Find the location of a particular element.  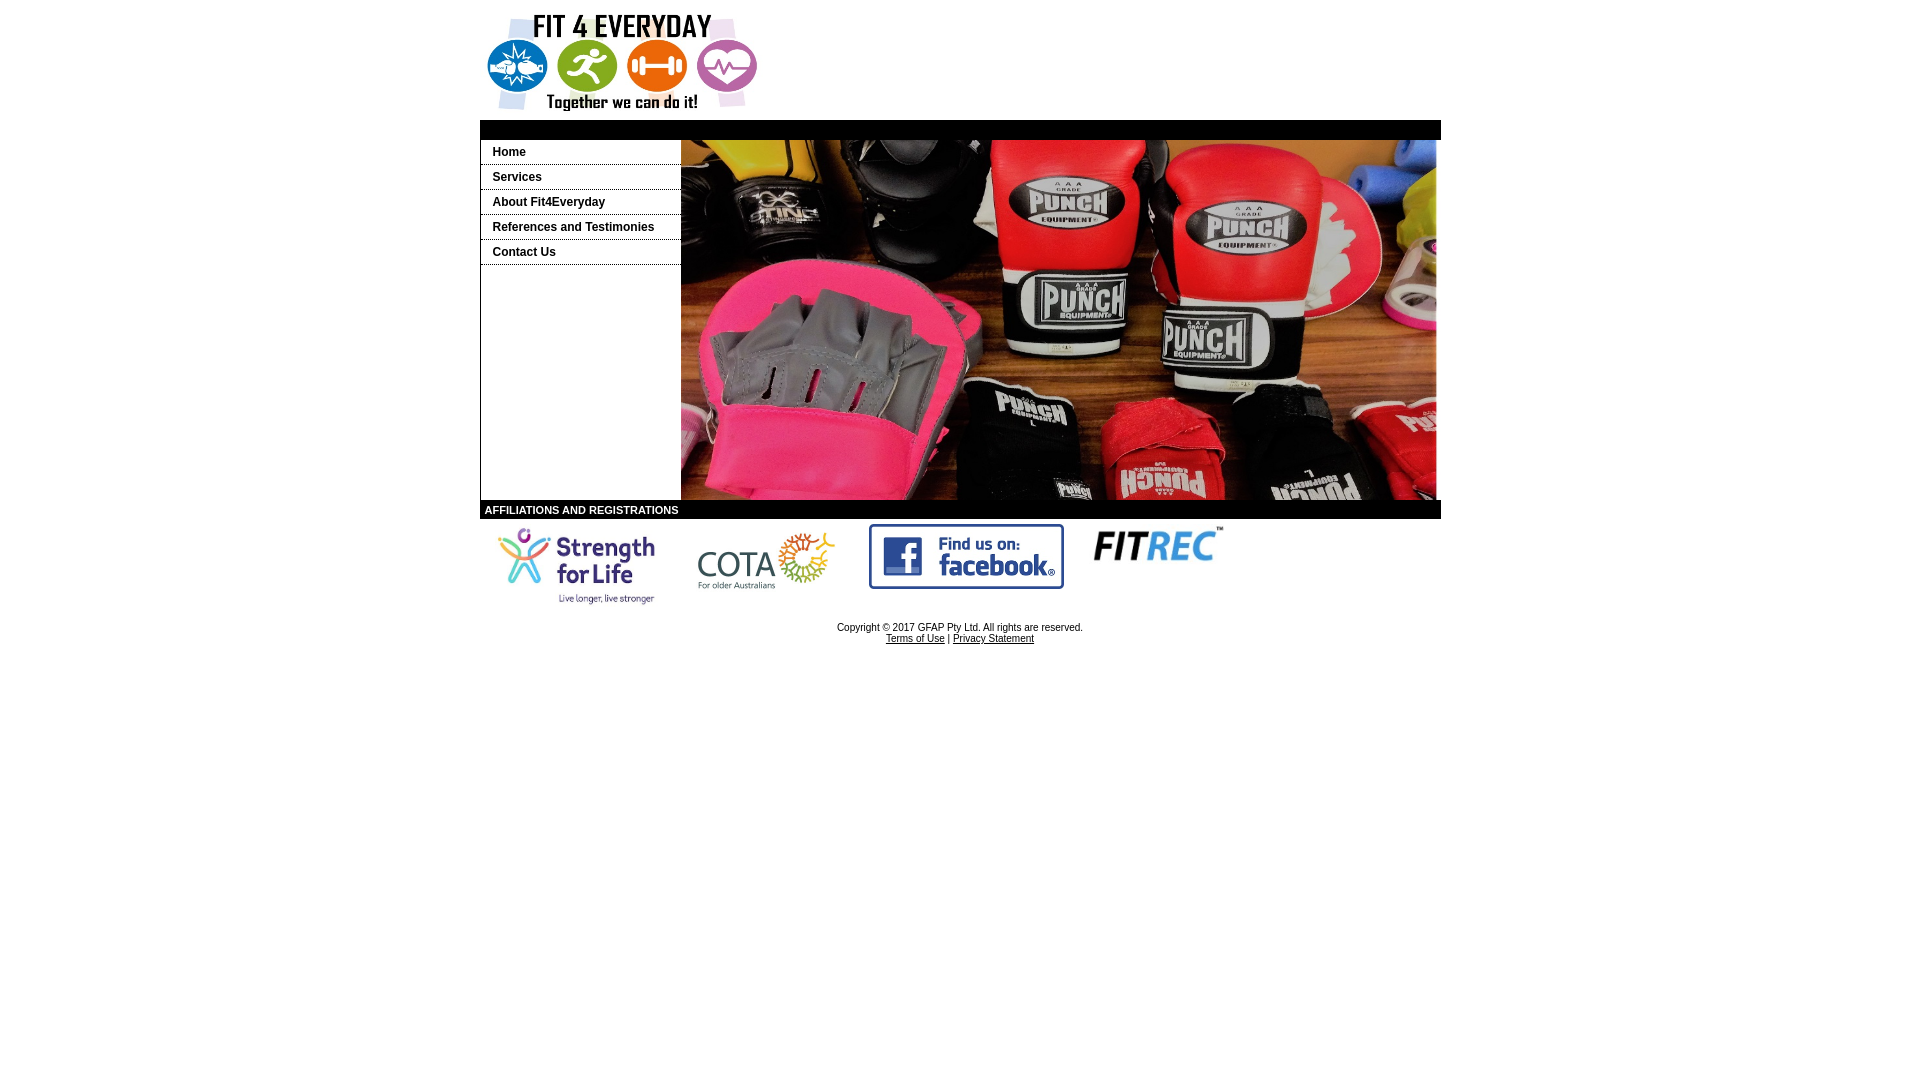

'Contact Us' is located at coordinates (579, 251).